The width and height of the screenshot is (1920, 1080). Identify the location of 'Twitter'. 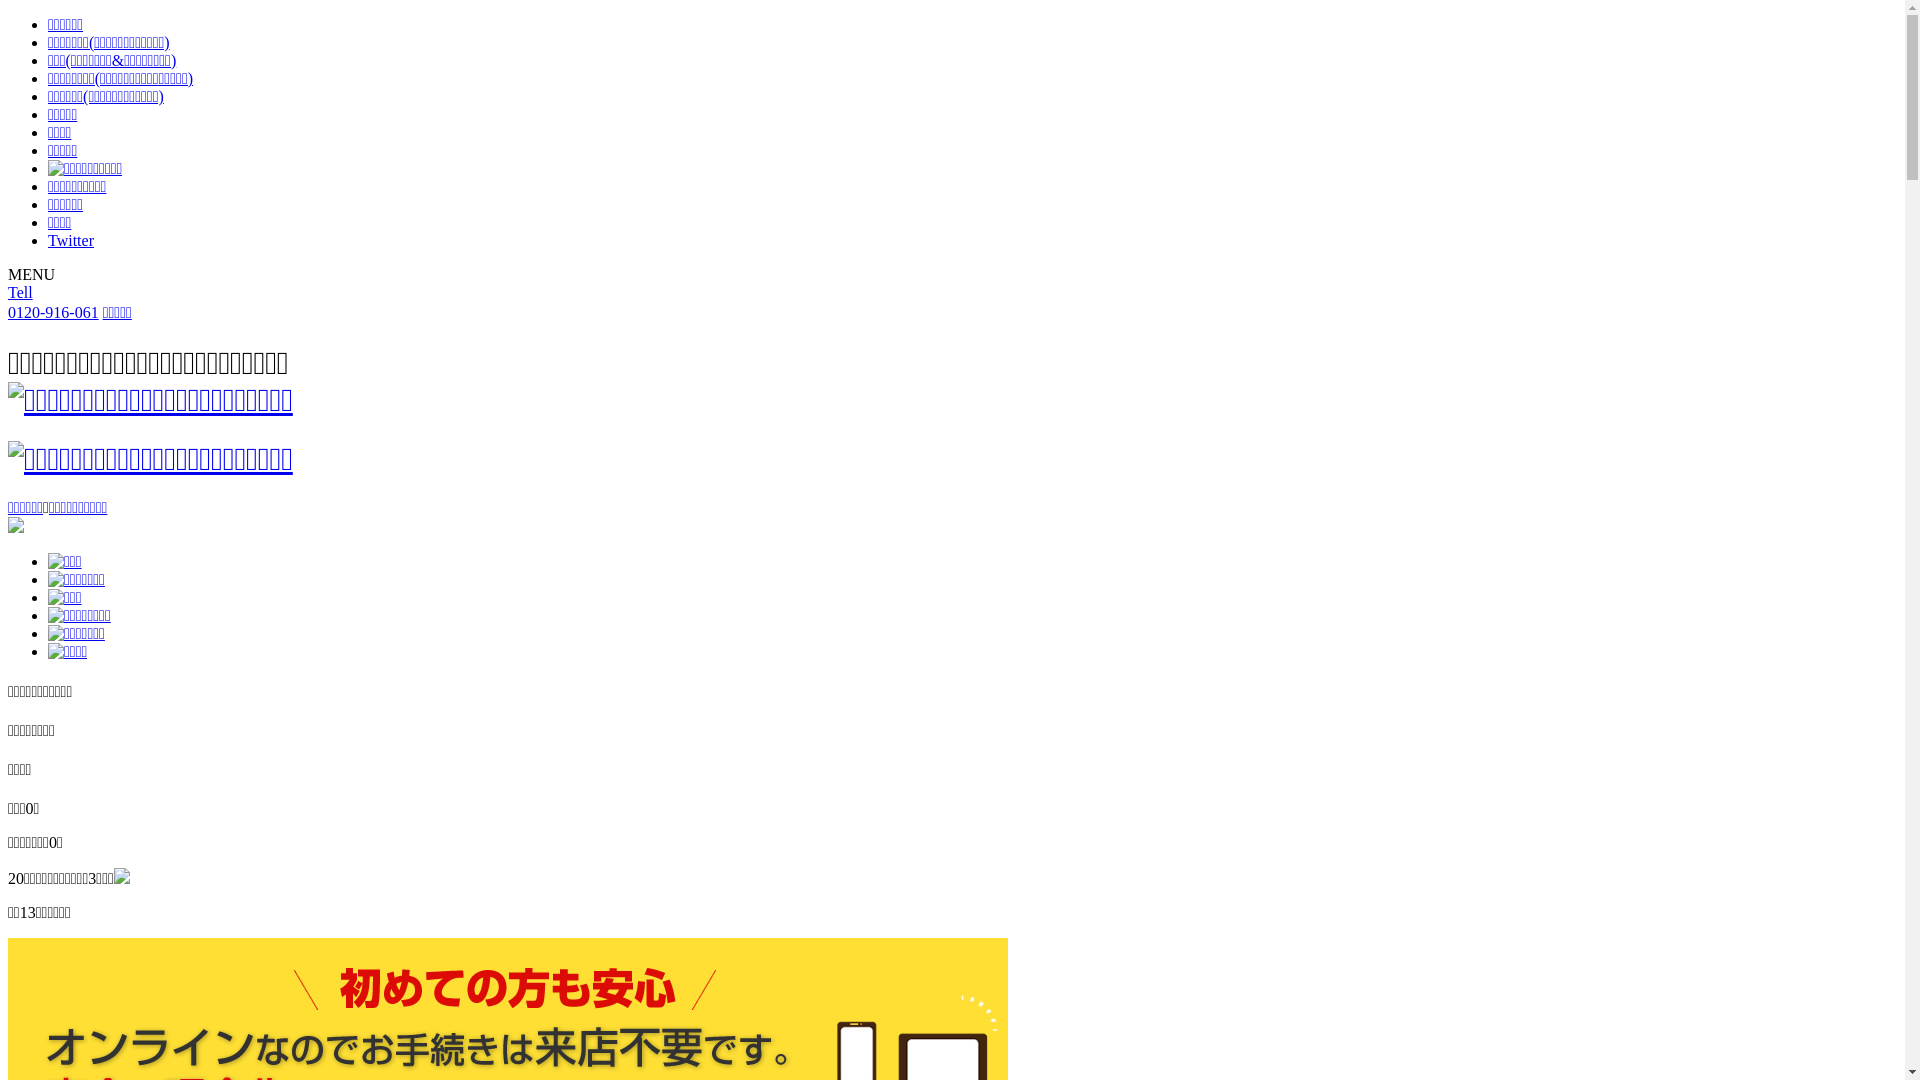
(71, 239).